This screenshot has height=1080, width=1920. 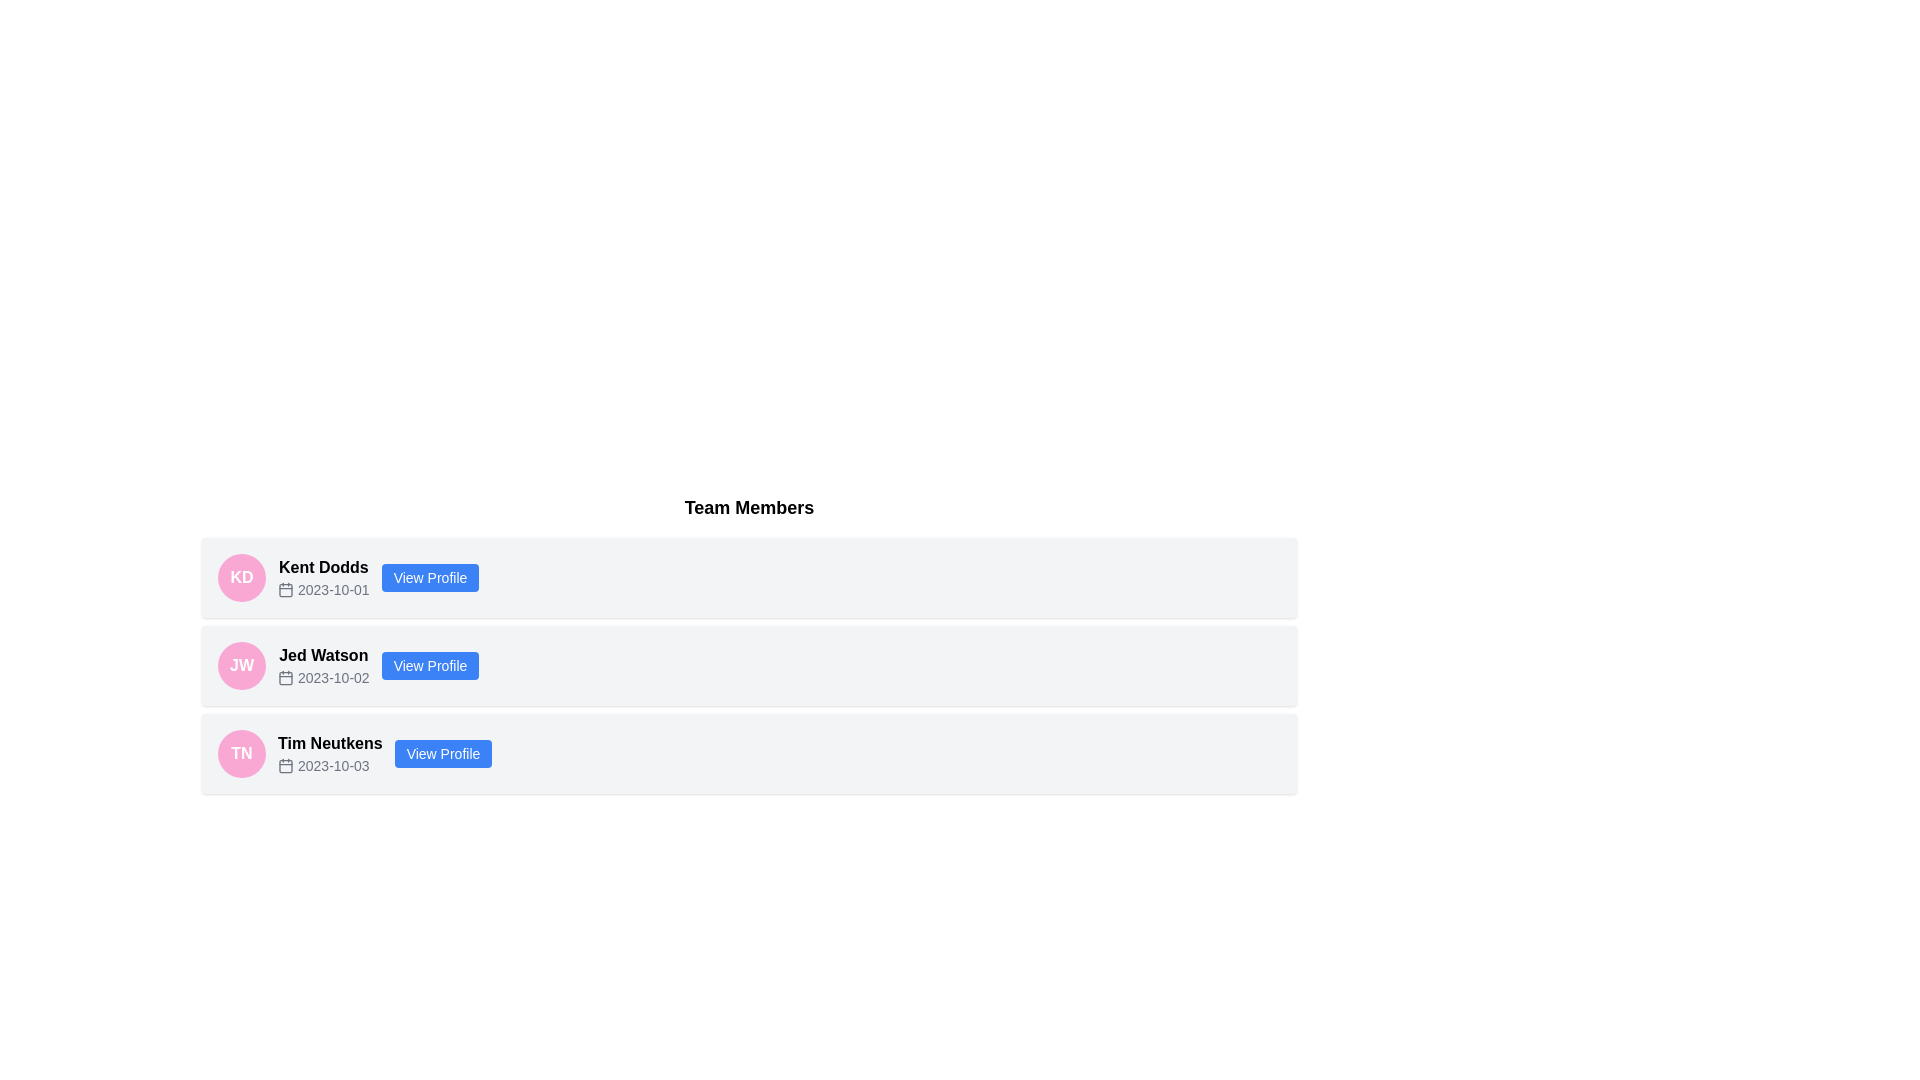 I want to click on text content of the calendar icon associated with the team member's identity and timestamp, located below the 'TN' initials icon and to the left of the 'View Profile' button, so click(x=330, y=753).